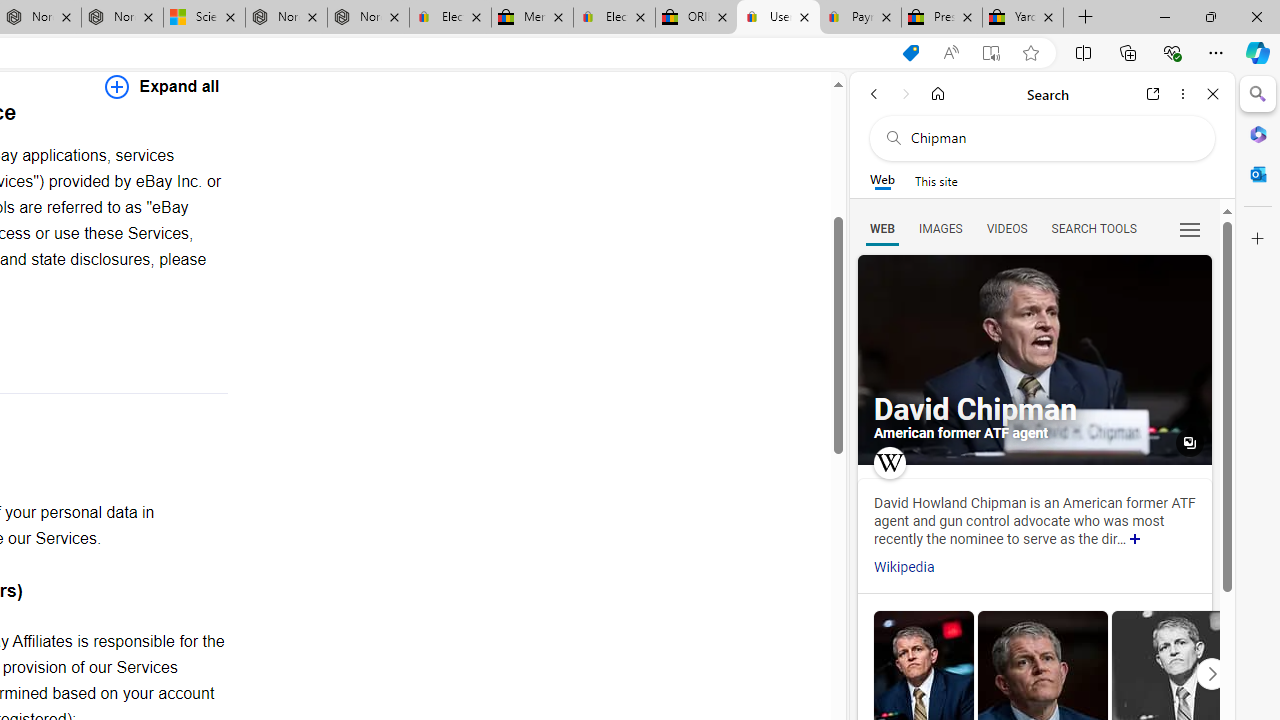 This screenshot has width=1280, height=720. I want to click on 'Search Filter, WEB', so click(881, 227).